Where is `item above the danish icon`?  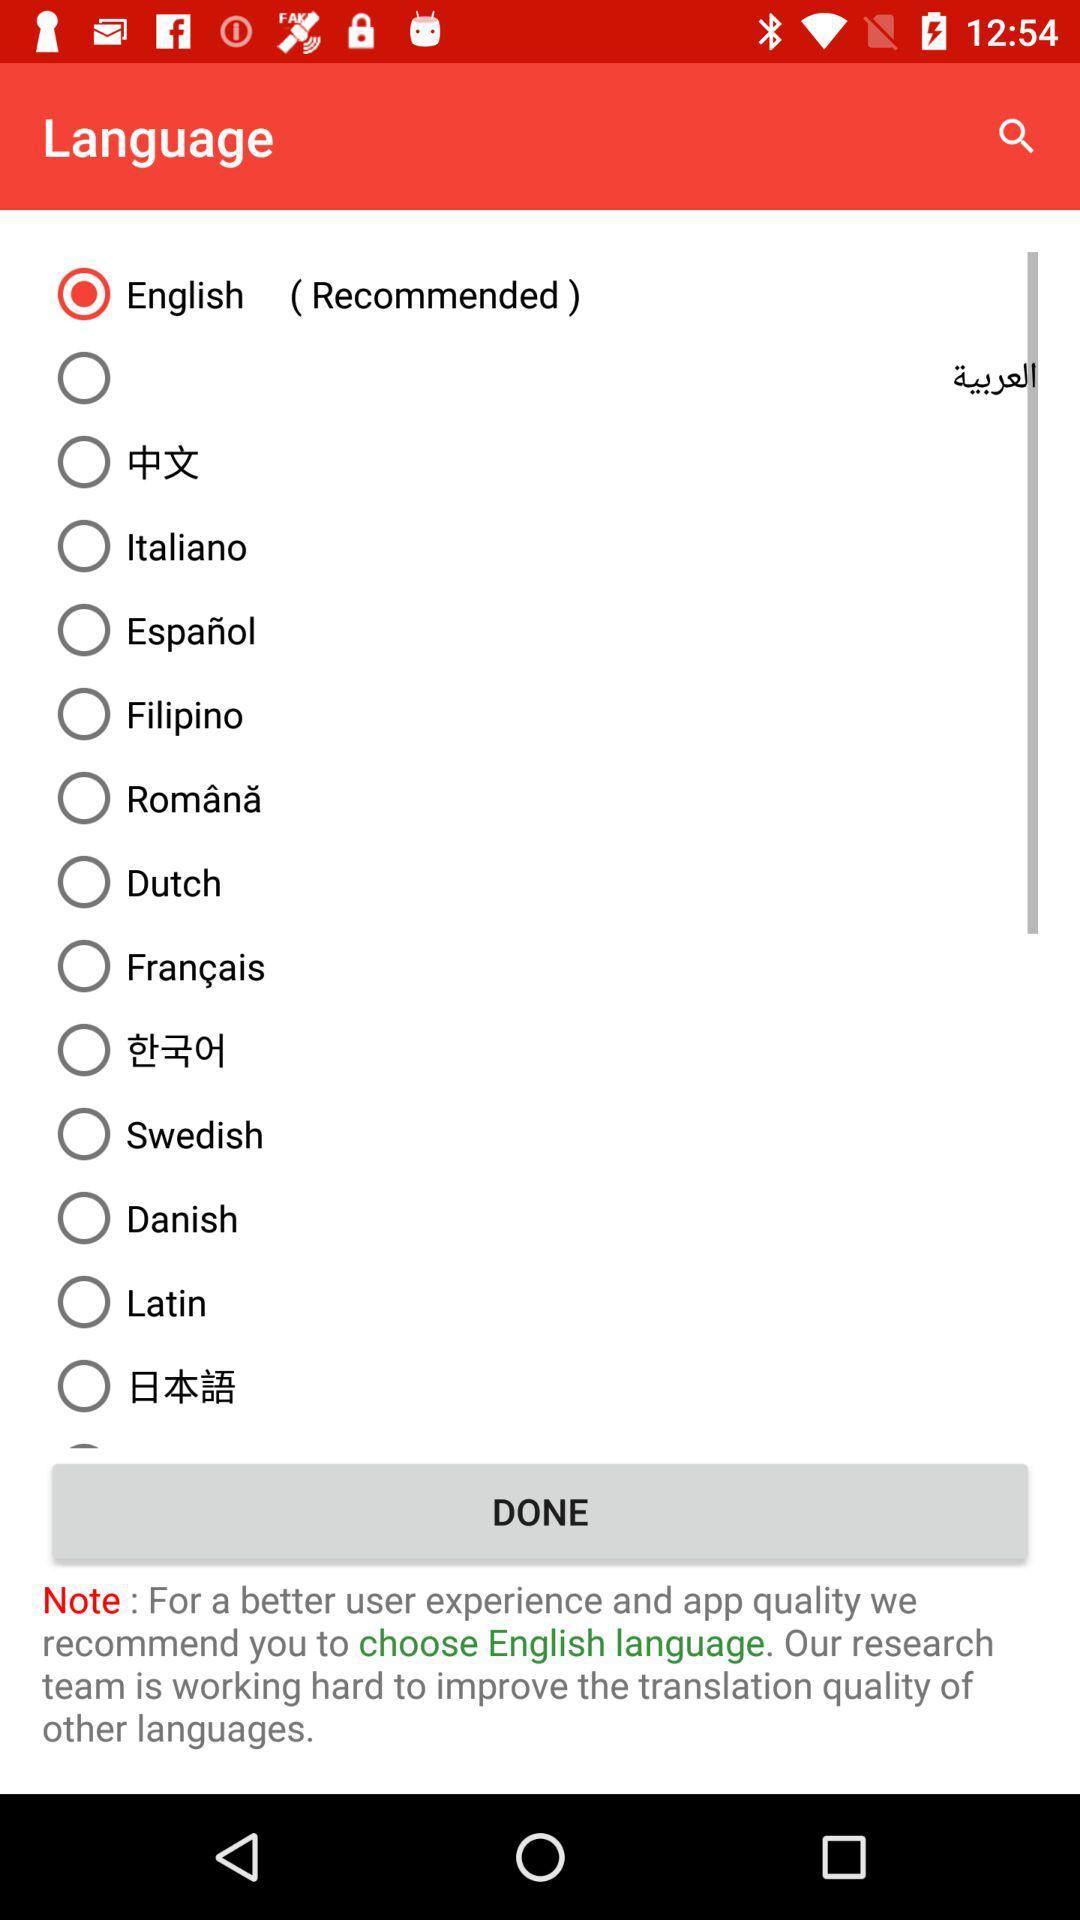 item above the danish icon is located at coordinates (540, 1133).